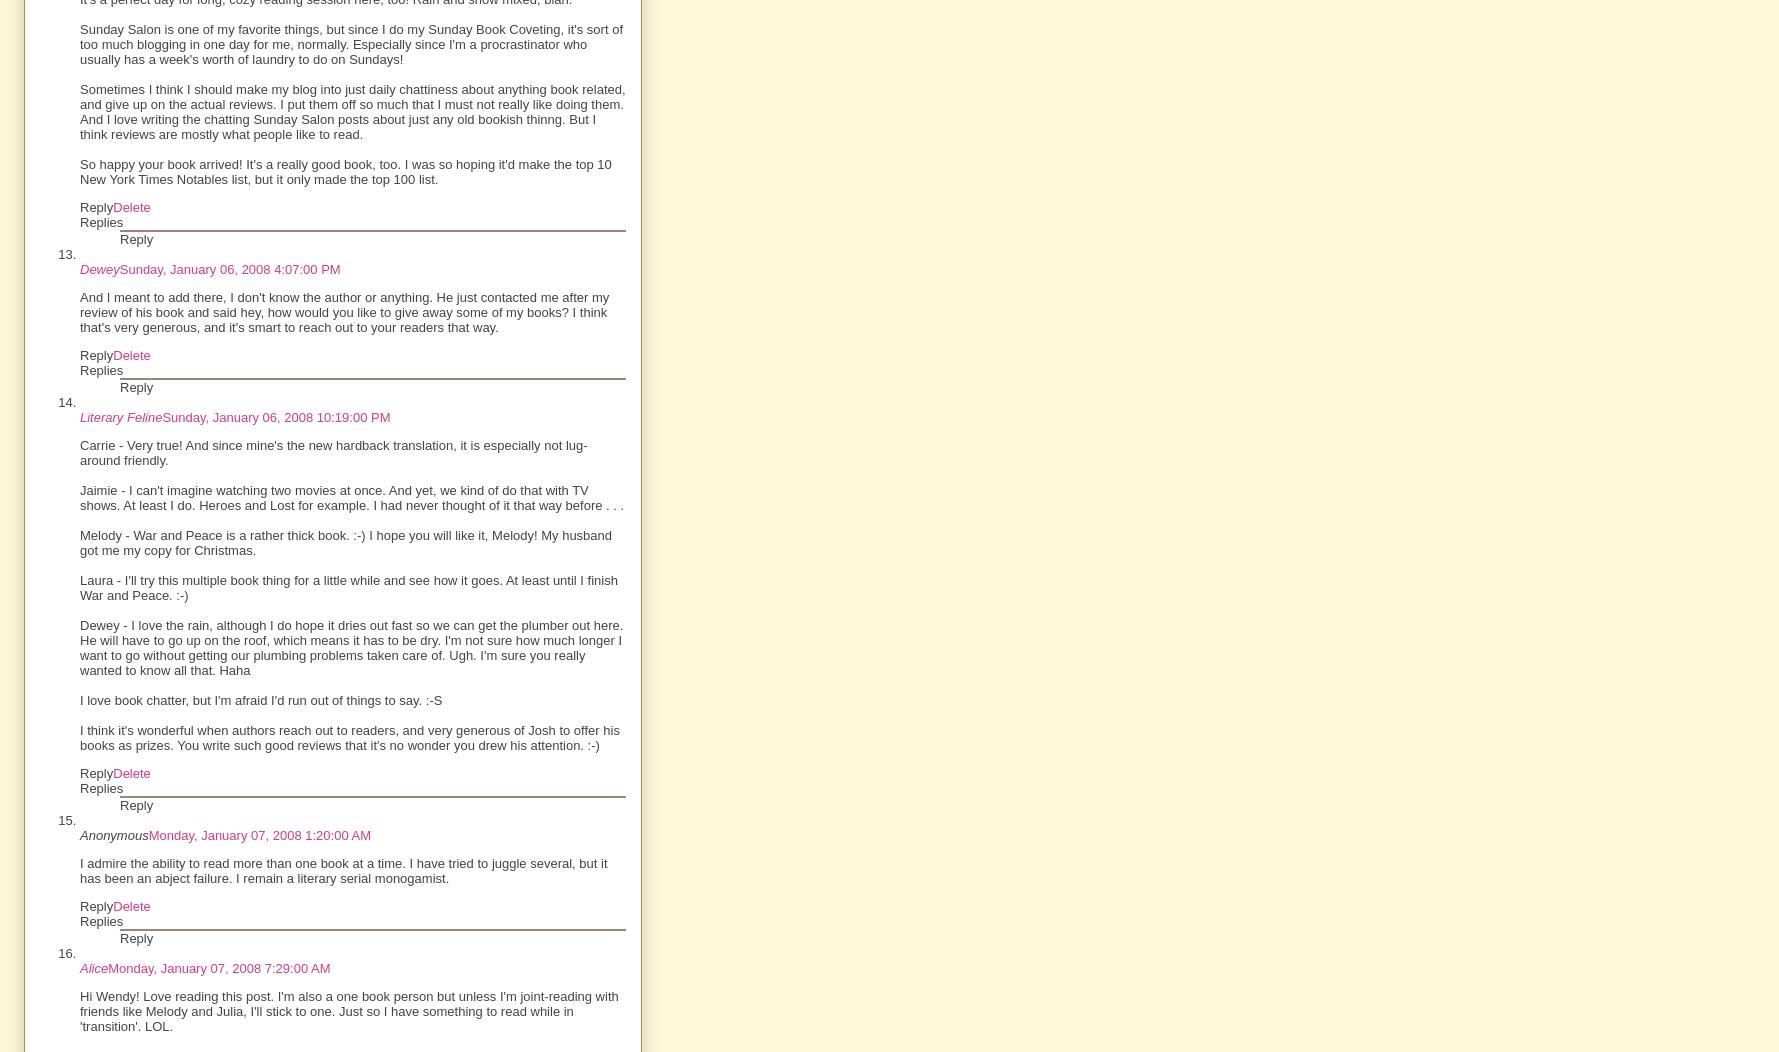  What do you see at coordinates (113, 834) in the screenshot?
I see `'Anonymous'` at bounding box center [113, 834].